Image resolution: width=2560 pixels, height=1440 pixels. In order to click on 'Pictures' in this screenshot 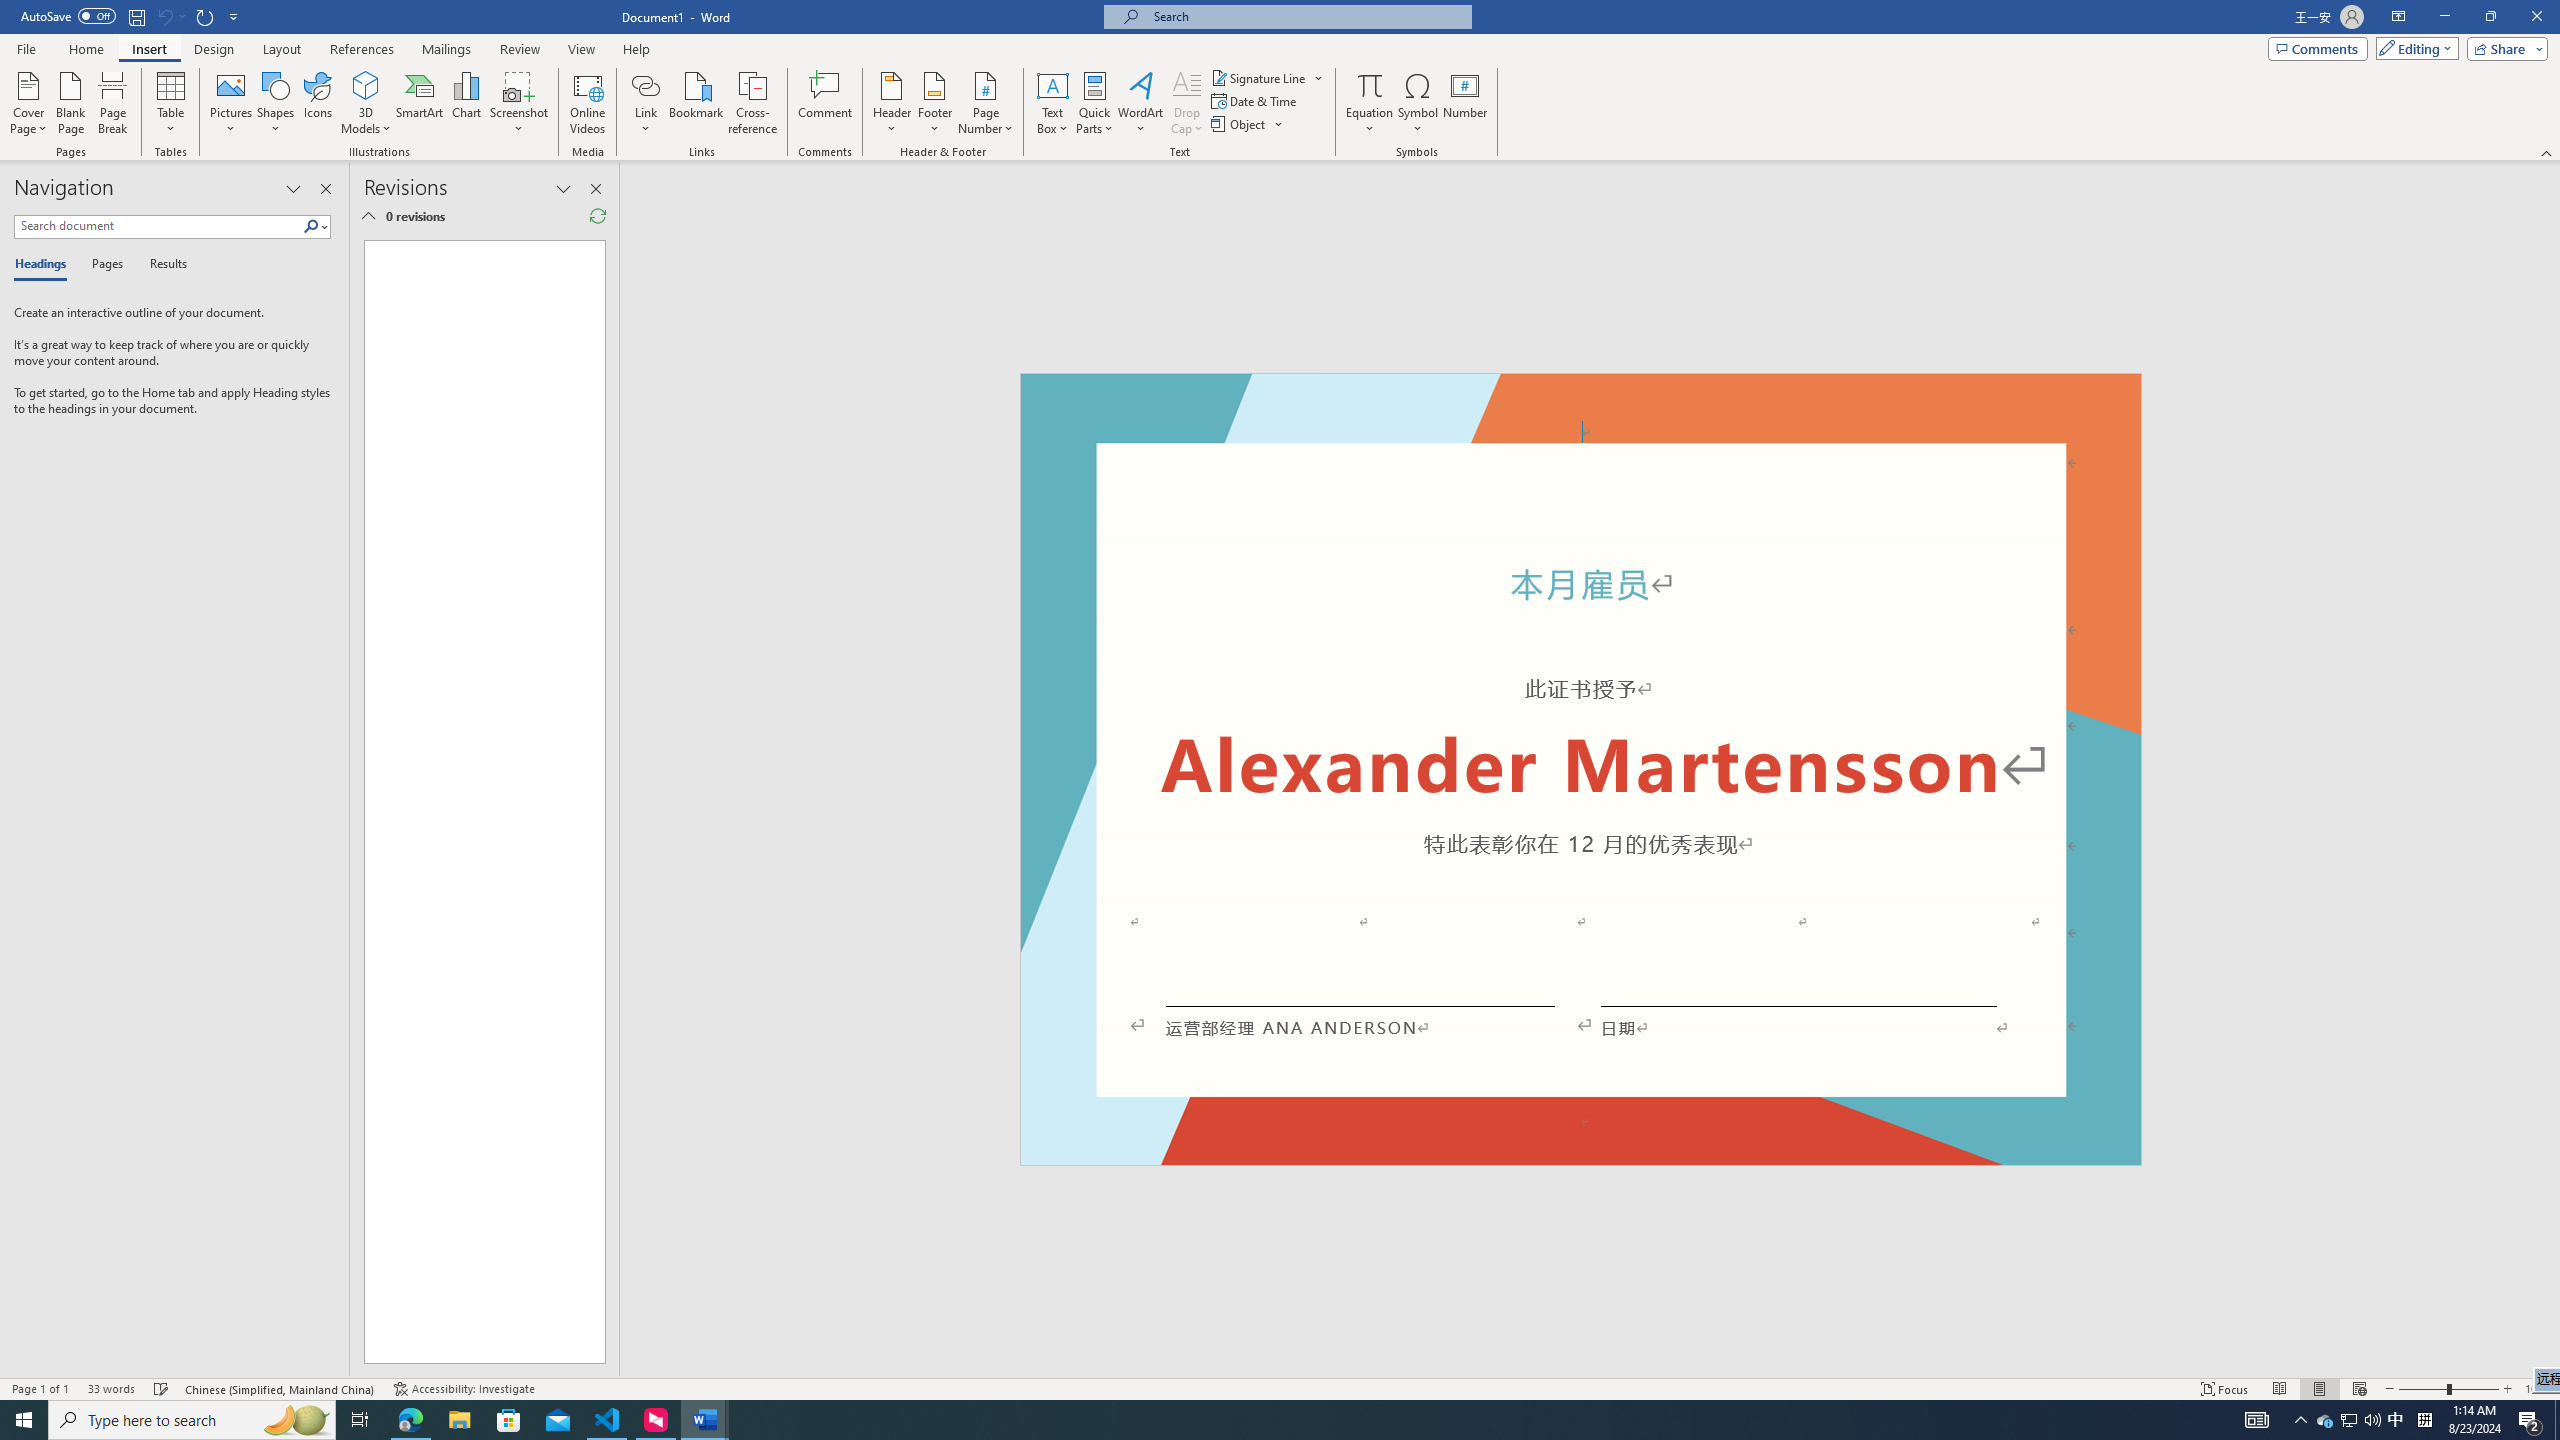, I will do `click(231, 103)`.